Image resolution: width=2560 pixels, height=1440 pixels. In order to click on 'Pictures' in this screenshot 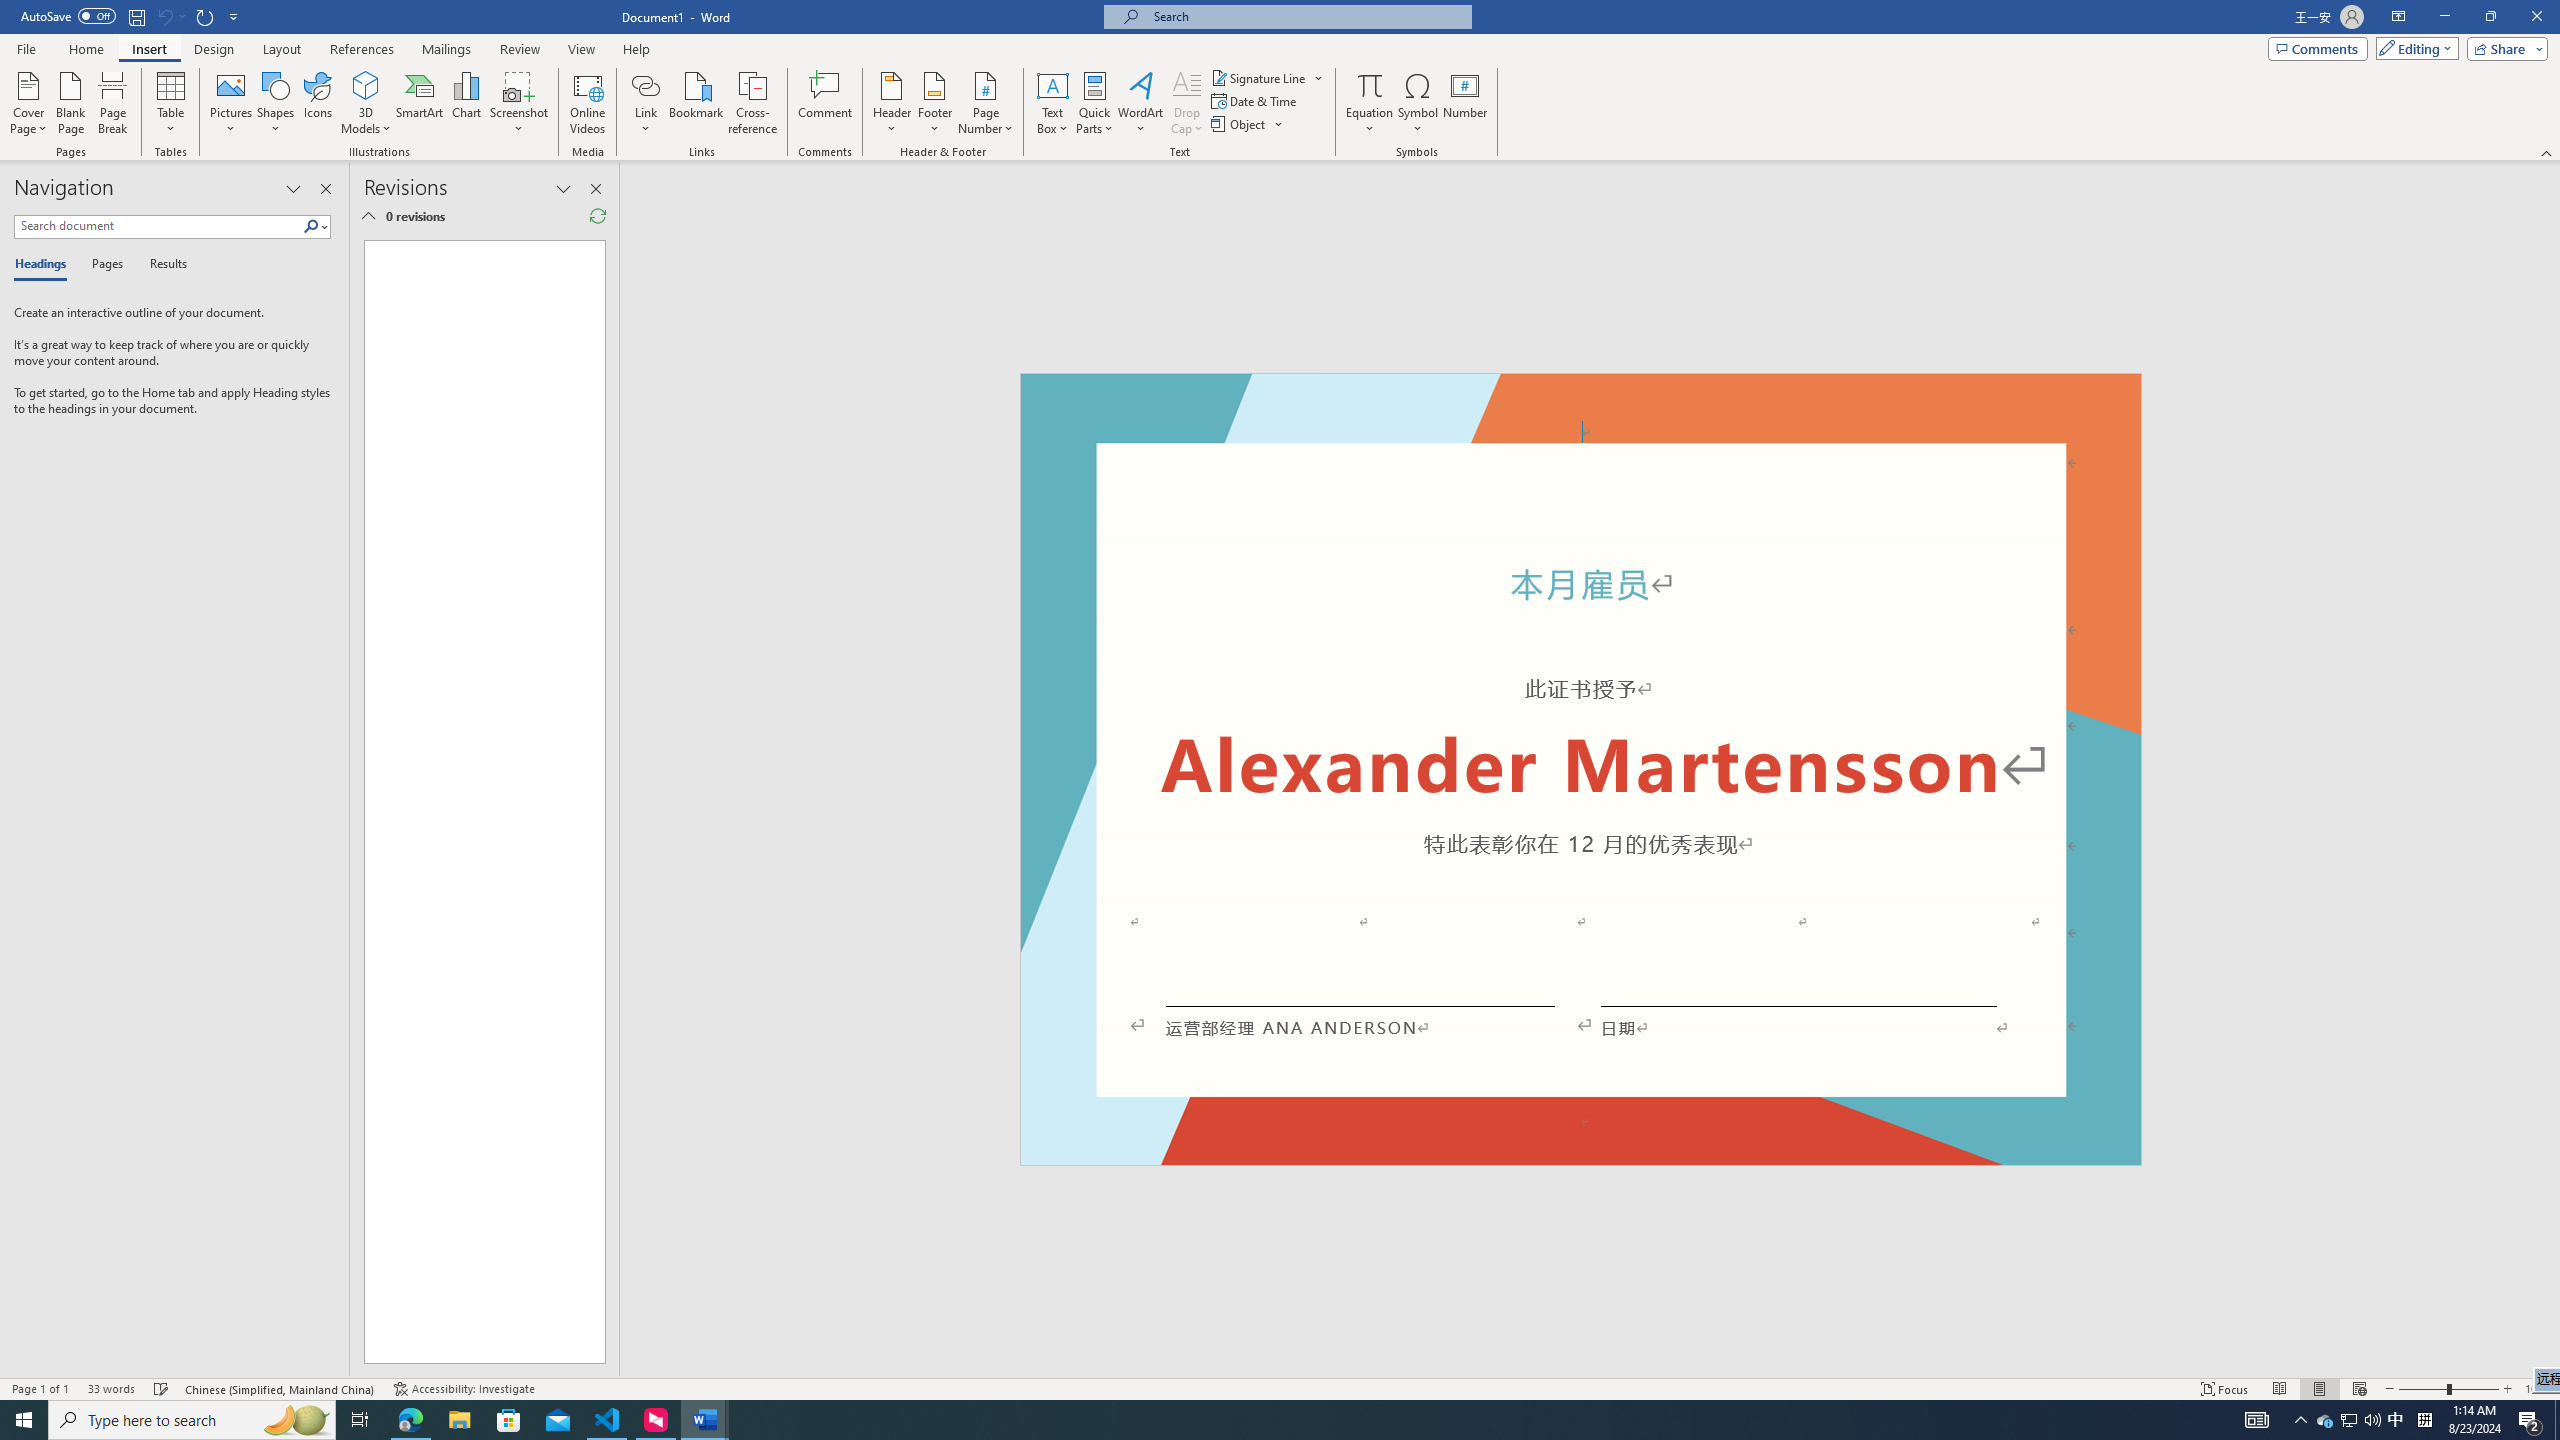, I will do `click(231, 103)`.